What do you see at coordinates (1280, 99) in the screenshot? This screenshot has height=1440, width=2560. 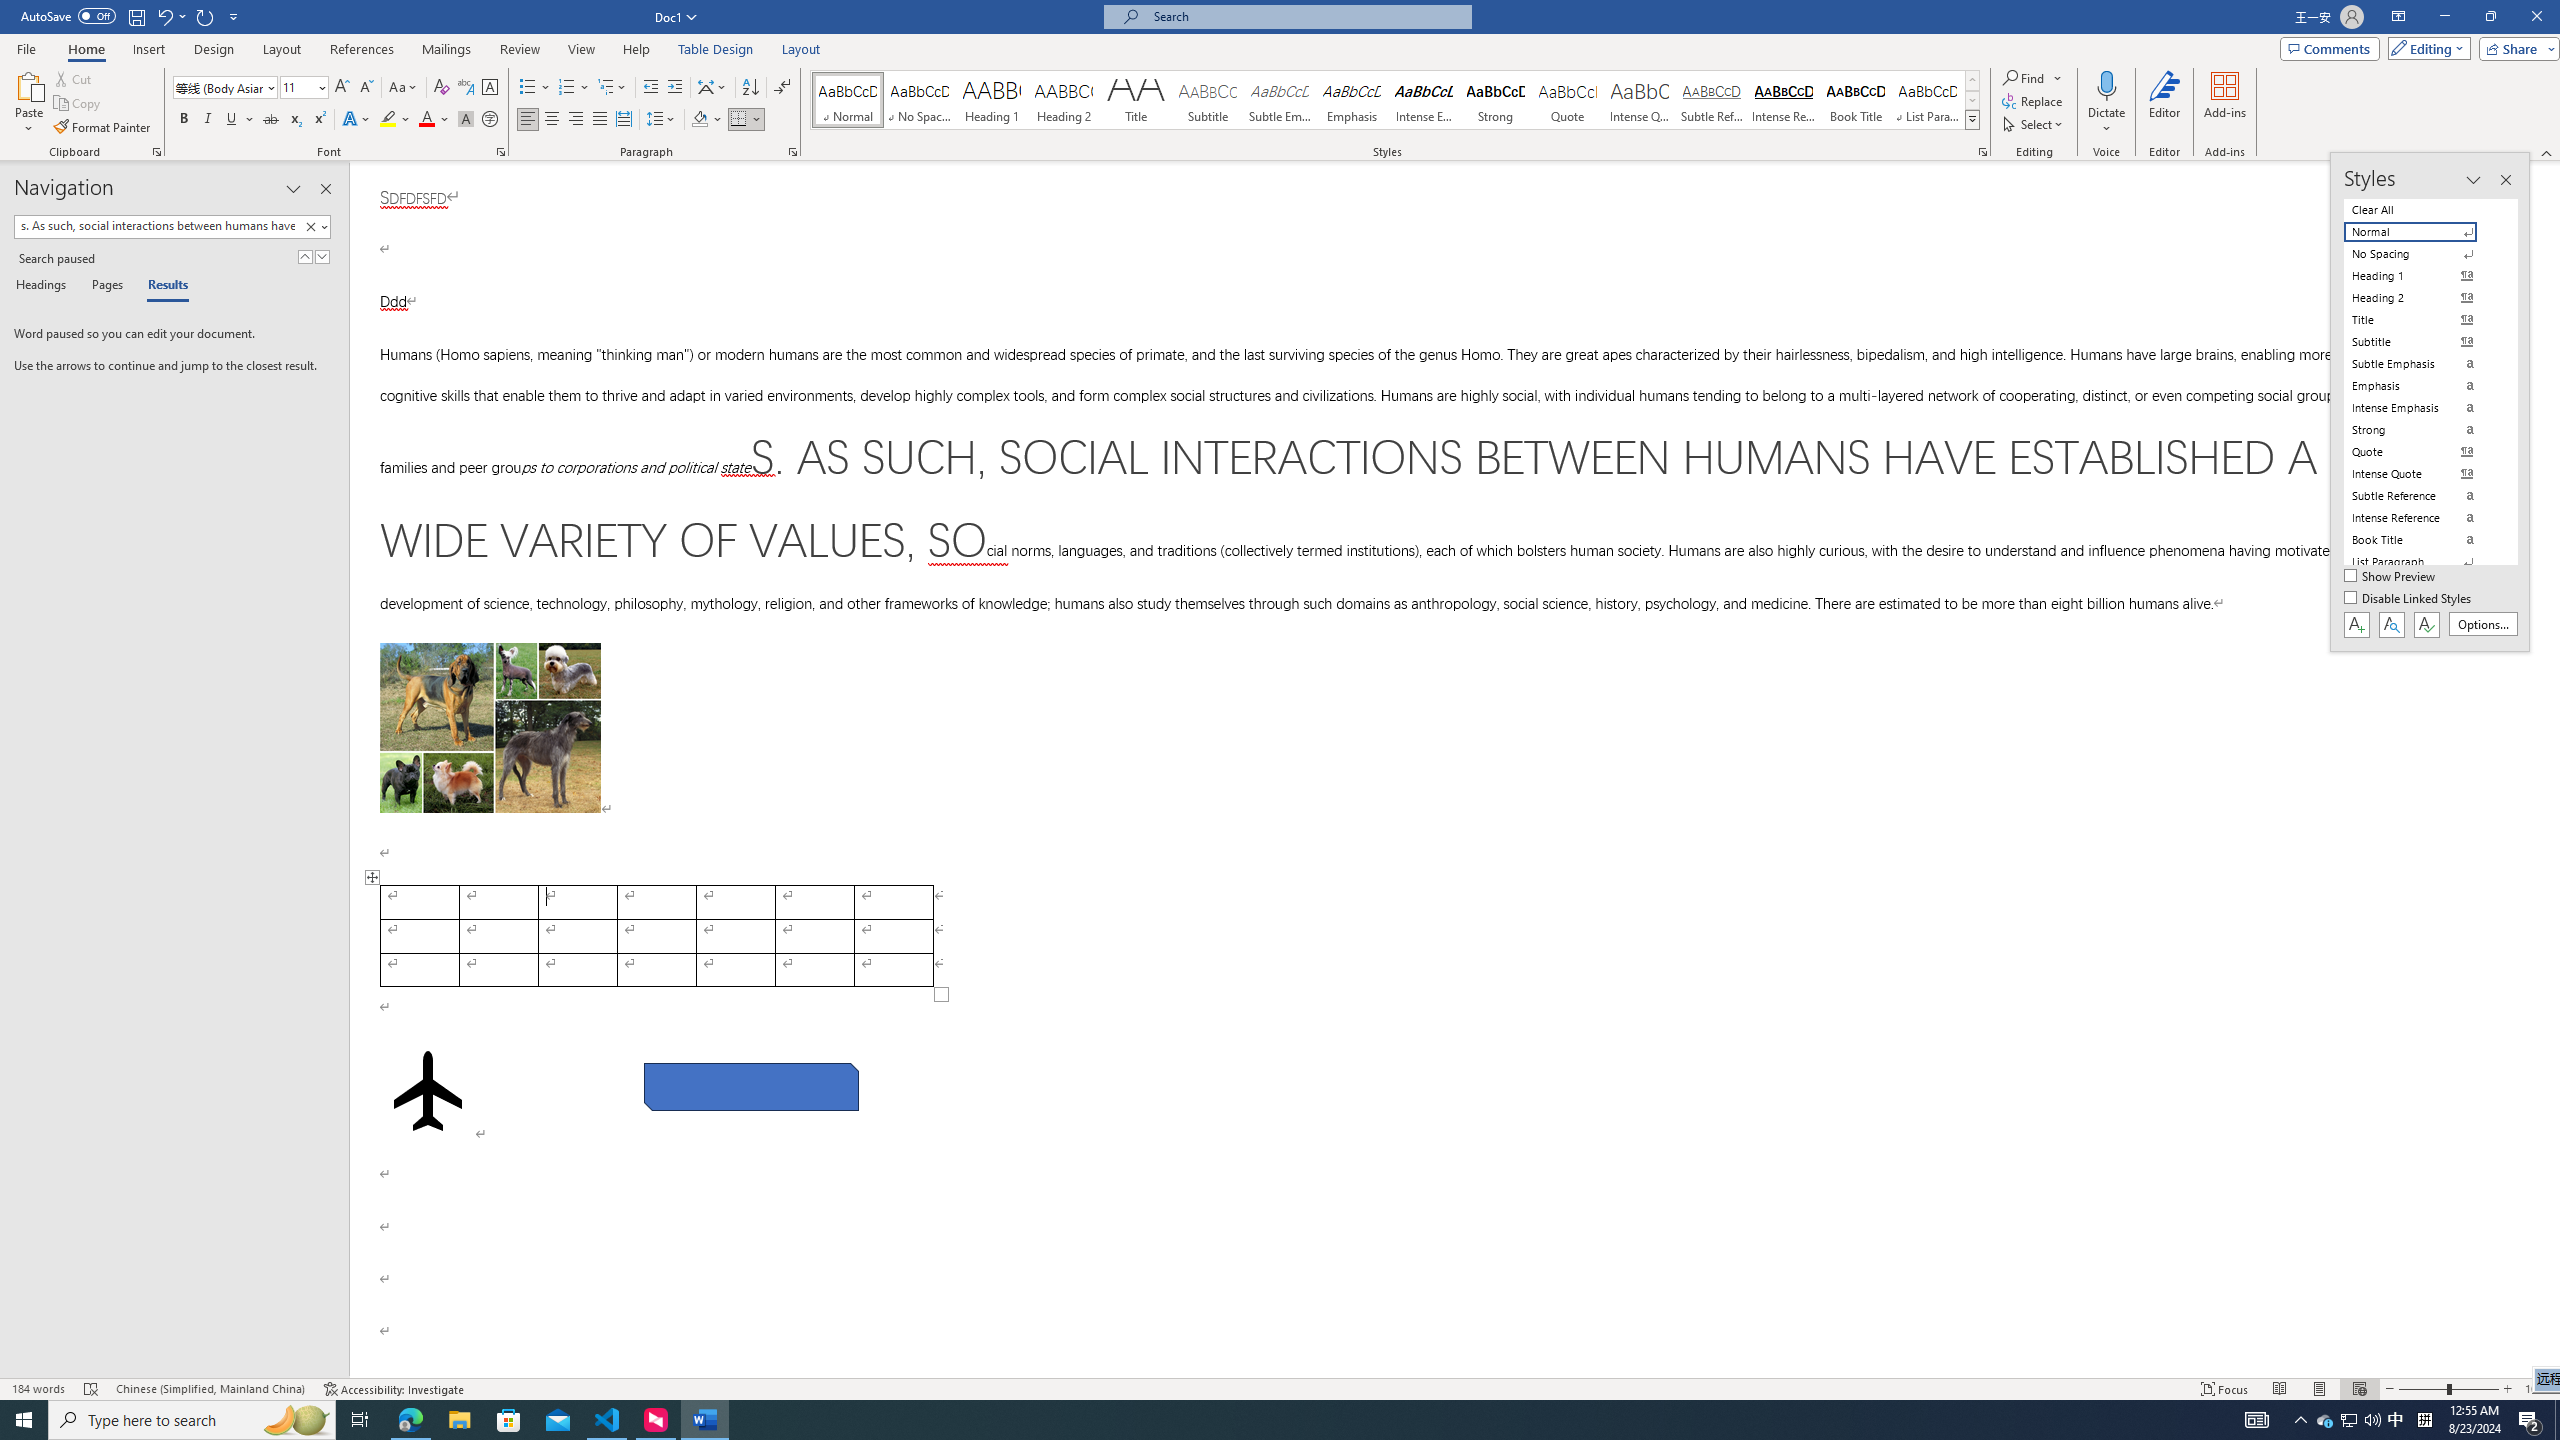 I see `'Subtle Emphasis'` at bounding box center [1280, 99].